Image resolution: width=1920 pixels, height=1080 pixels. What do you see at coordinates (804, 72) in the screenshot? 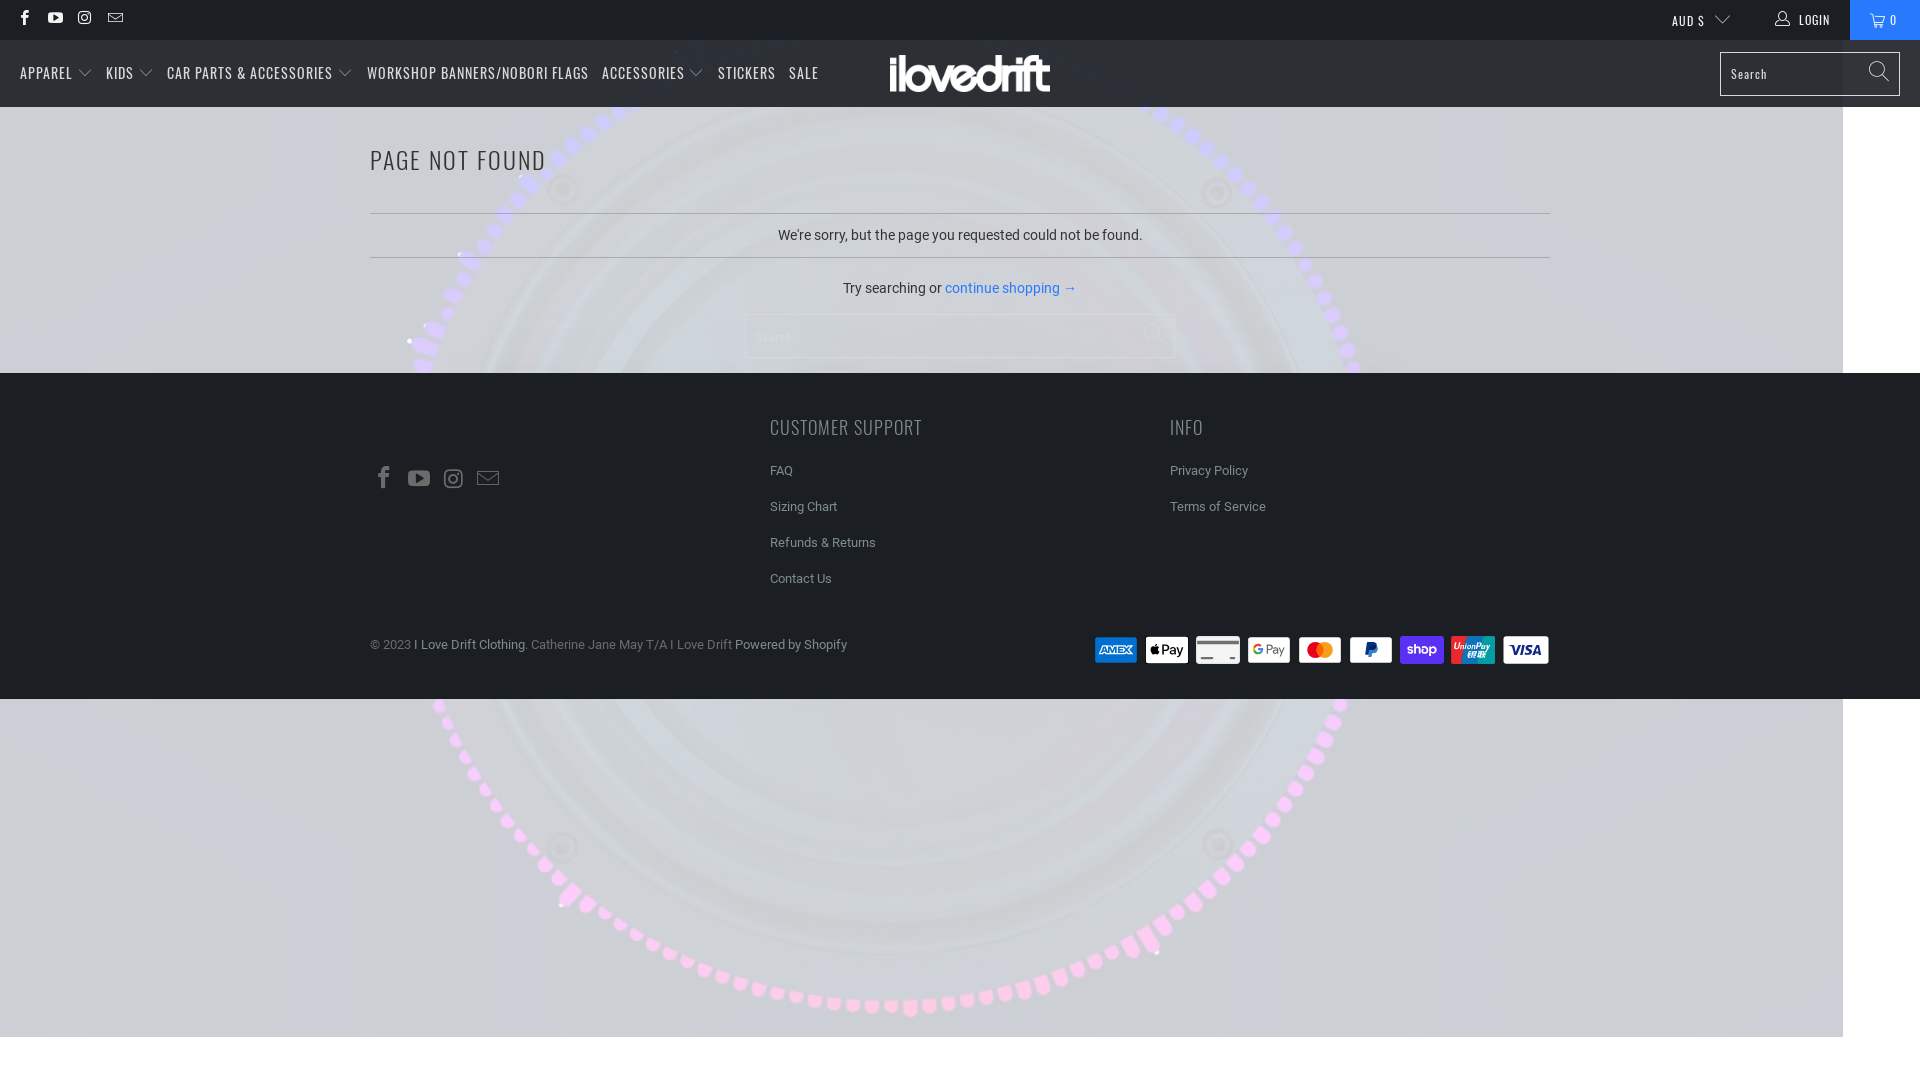
I see `'SALE'` at bounding box center [804, 72].